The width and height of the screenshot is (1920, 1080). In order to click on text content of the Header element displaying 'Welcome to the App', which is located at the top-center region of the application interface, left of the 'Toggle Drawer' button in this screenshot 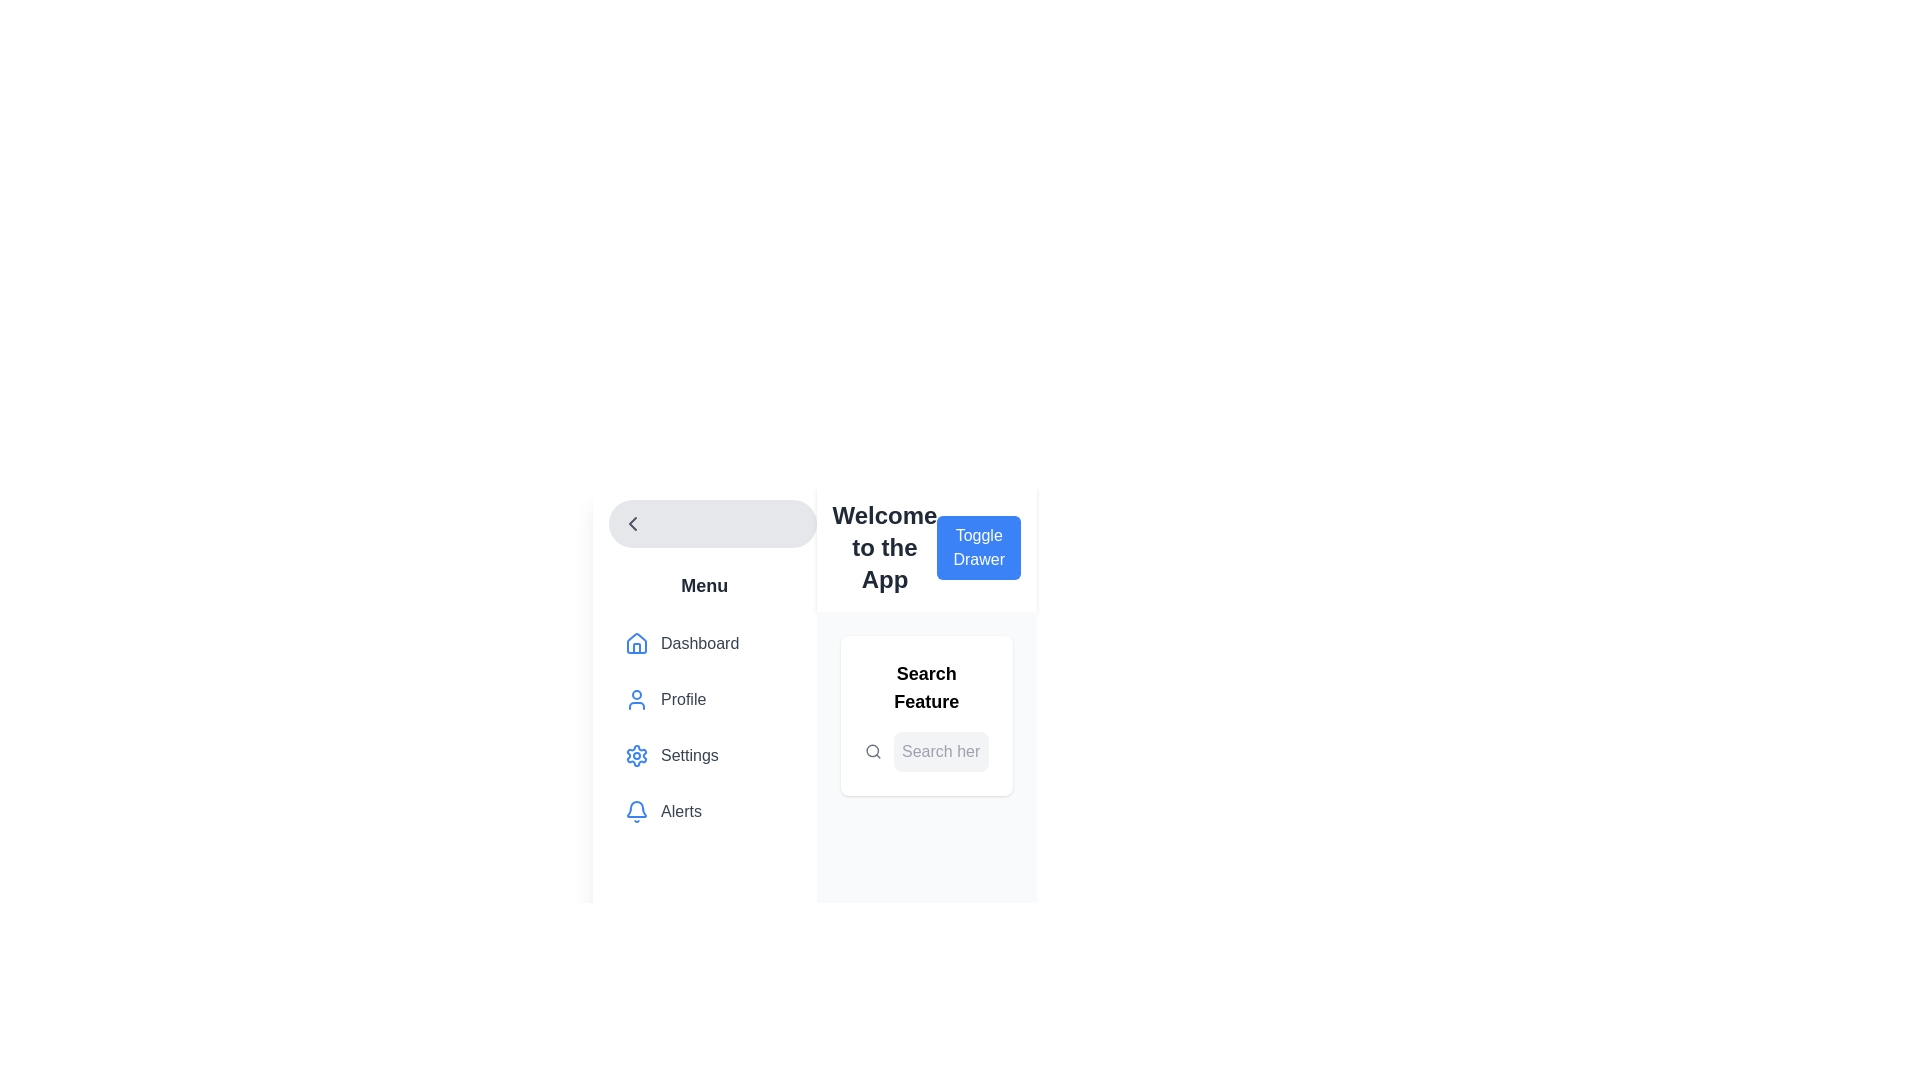, I will do `click(883, 547)`.